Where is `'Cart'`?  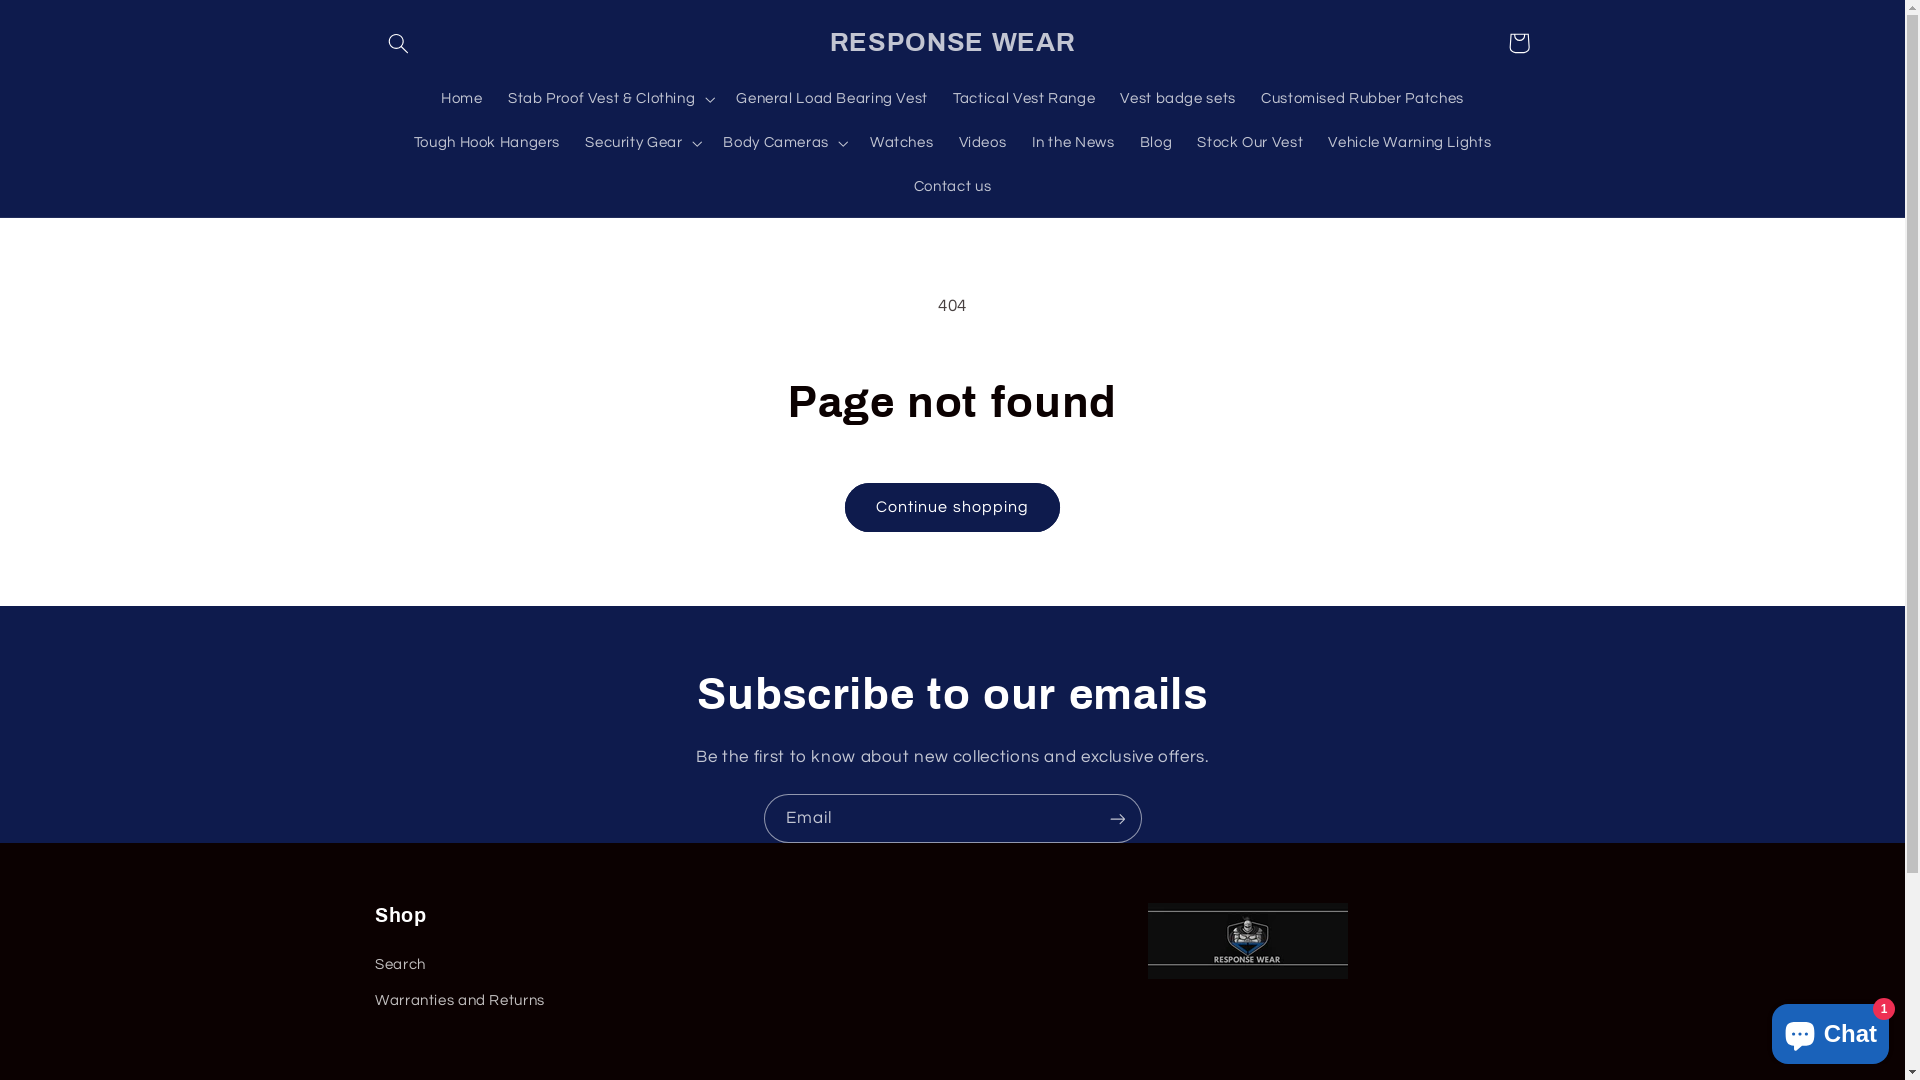
'Cart' is located at coordinates (1496, 42).